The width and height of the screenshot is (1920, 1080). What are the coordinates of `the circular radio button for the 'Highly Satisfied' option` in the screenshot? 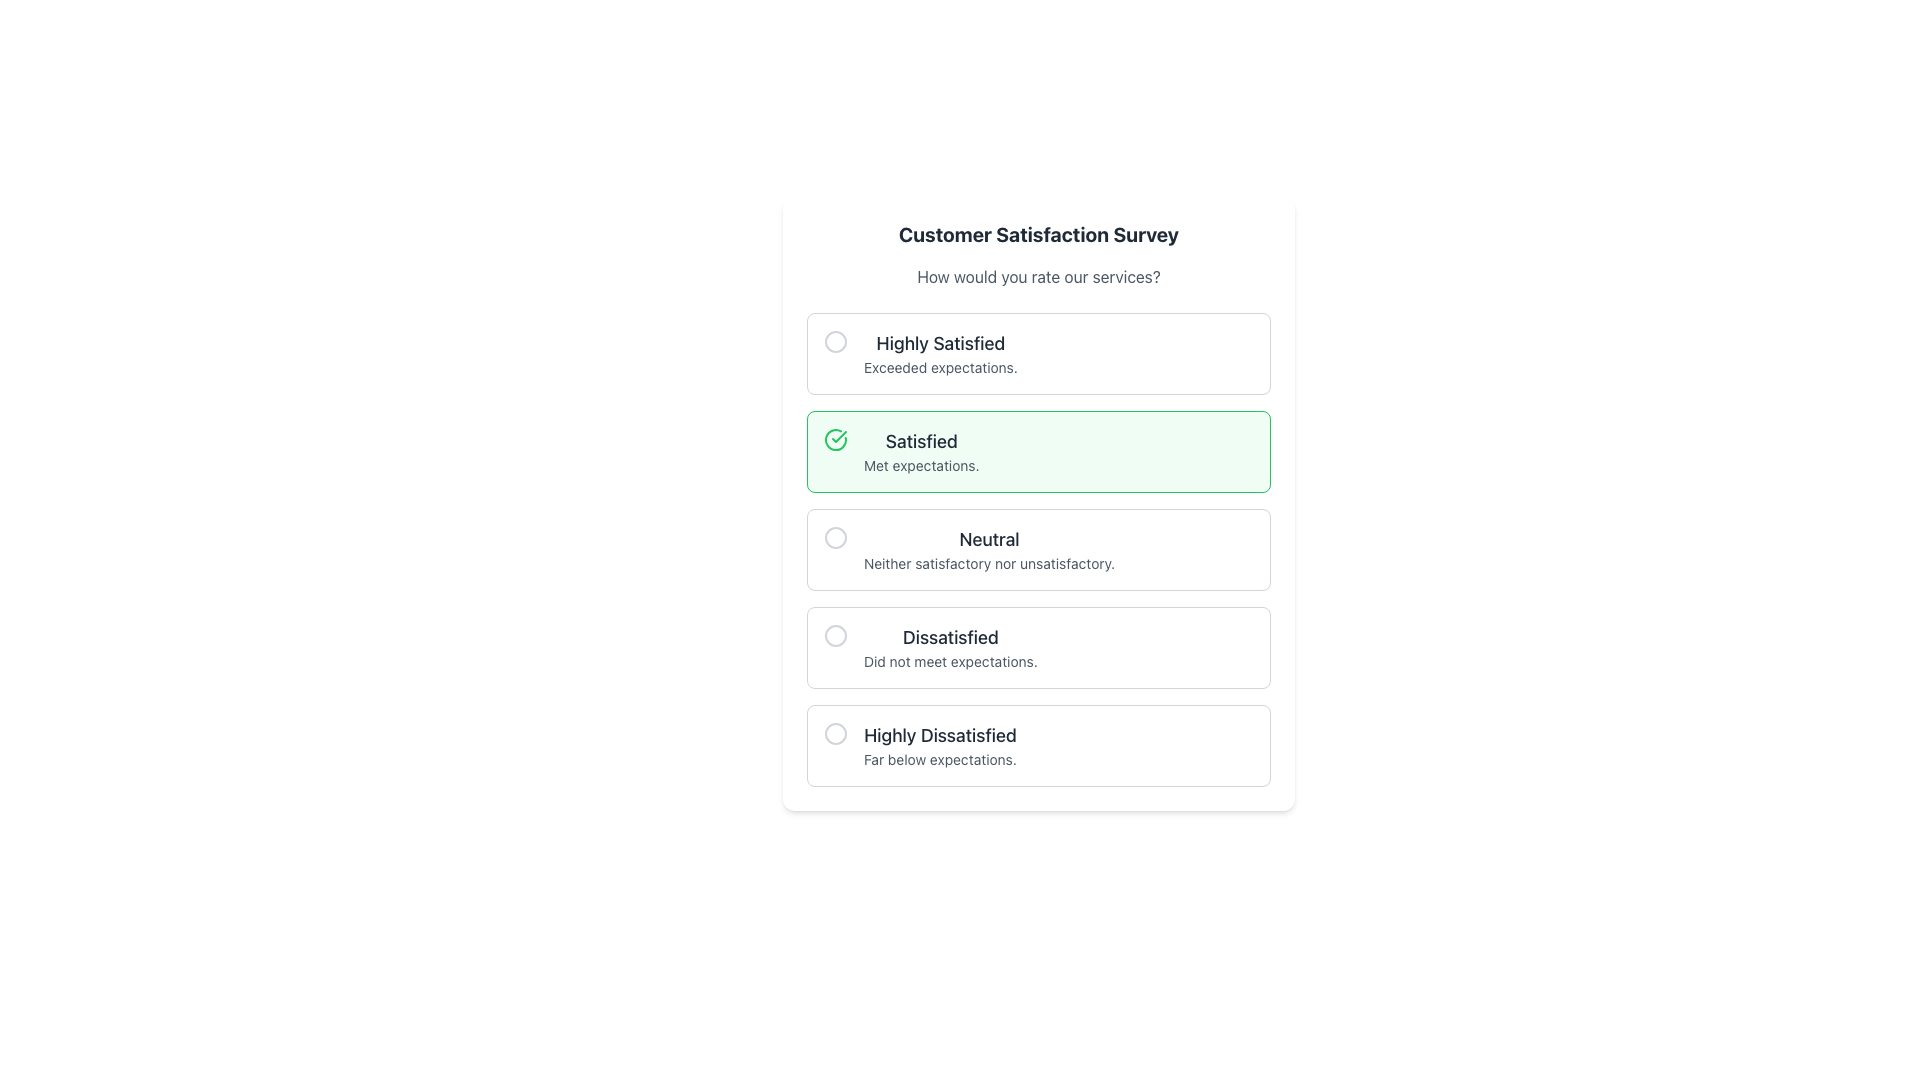 It's located at (835, 341).